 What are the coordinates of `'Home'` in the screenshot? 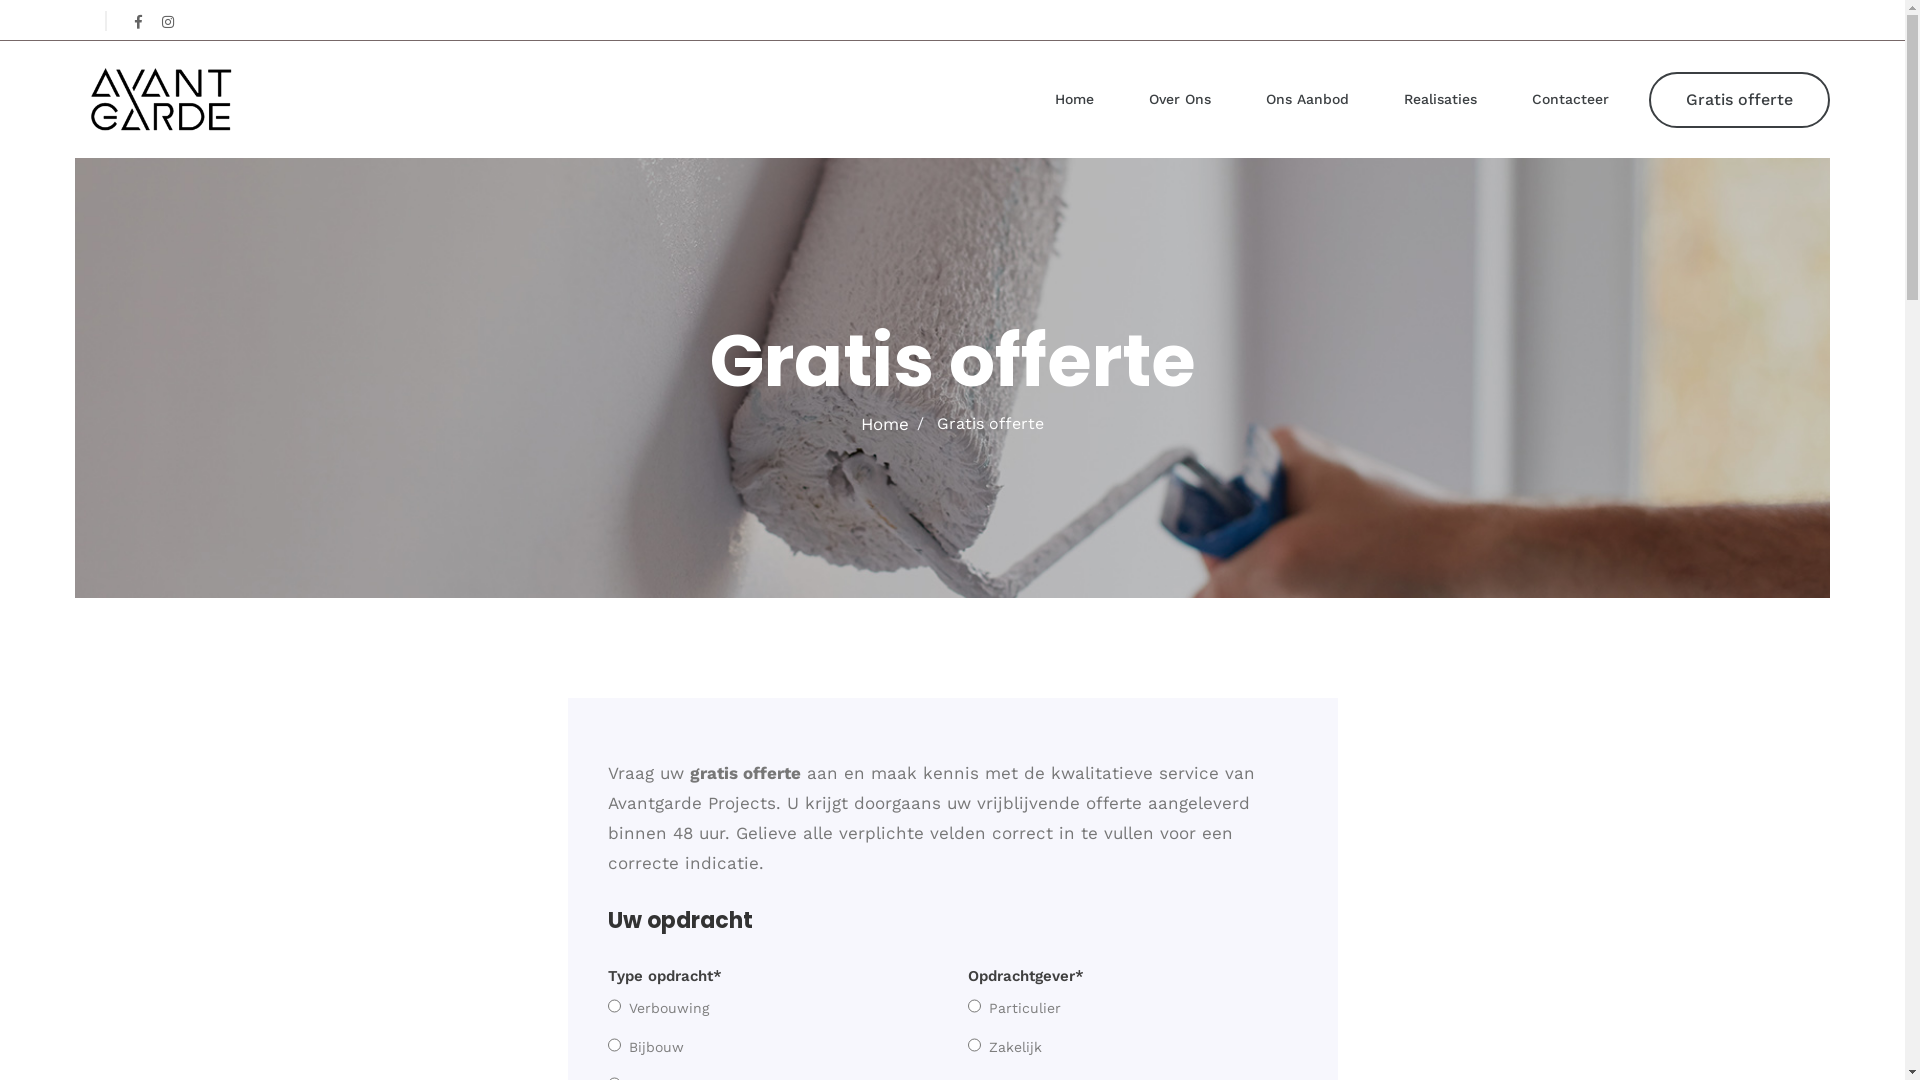 It's located at (1073, 99).